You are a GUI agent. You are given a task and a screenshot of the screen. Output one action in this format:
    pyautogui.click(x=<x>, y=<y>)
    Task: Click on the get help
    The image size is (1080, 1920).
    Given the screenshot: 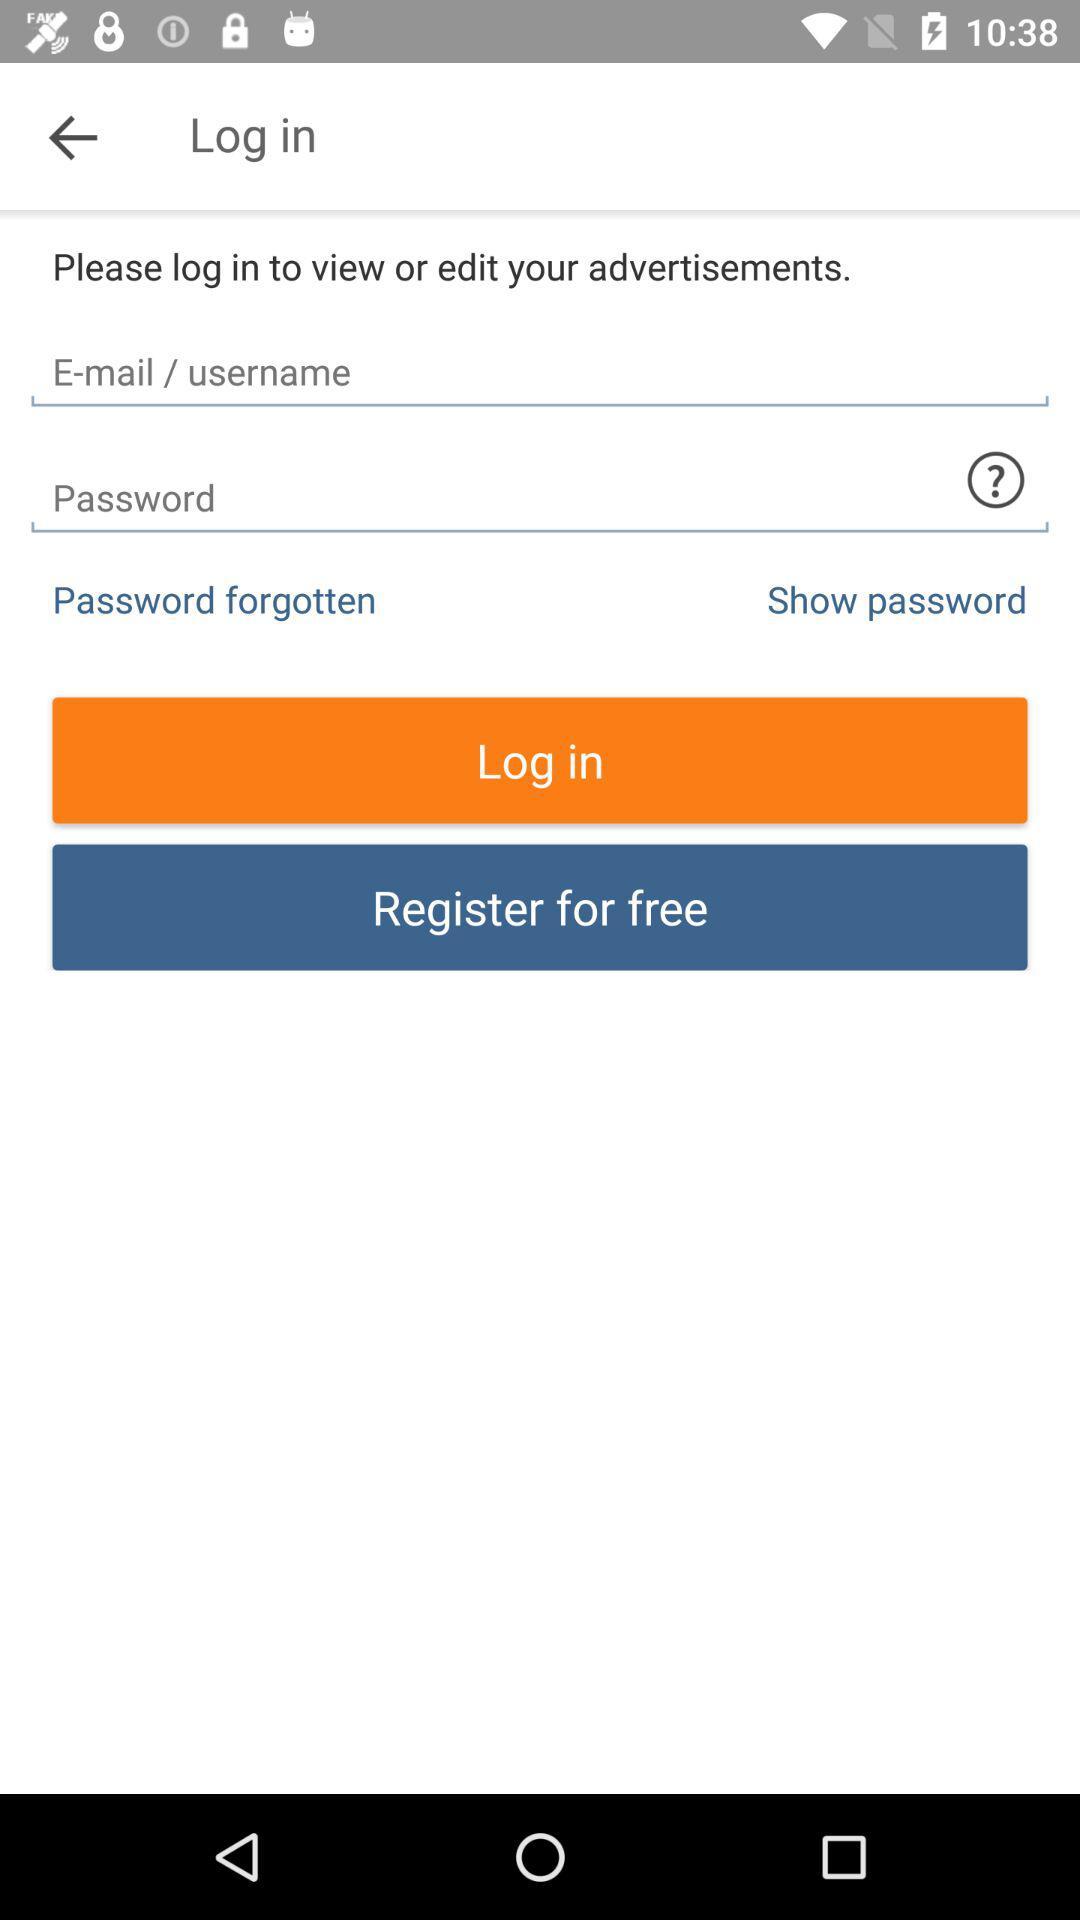 What is the action you would take?
    pyautogui.click(x=995, y=480)
    